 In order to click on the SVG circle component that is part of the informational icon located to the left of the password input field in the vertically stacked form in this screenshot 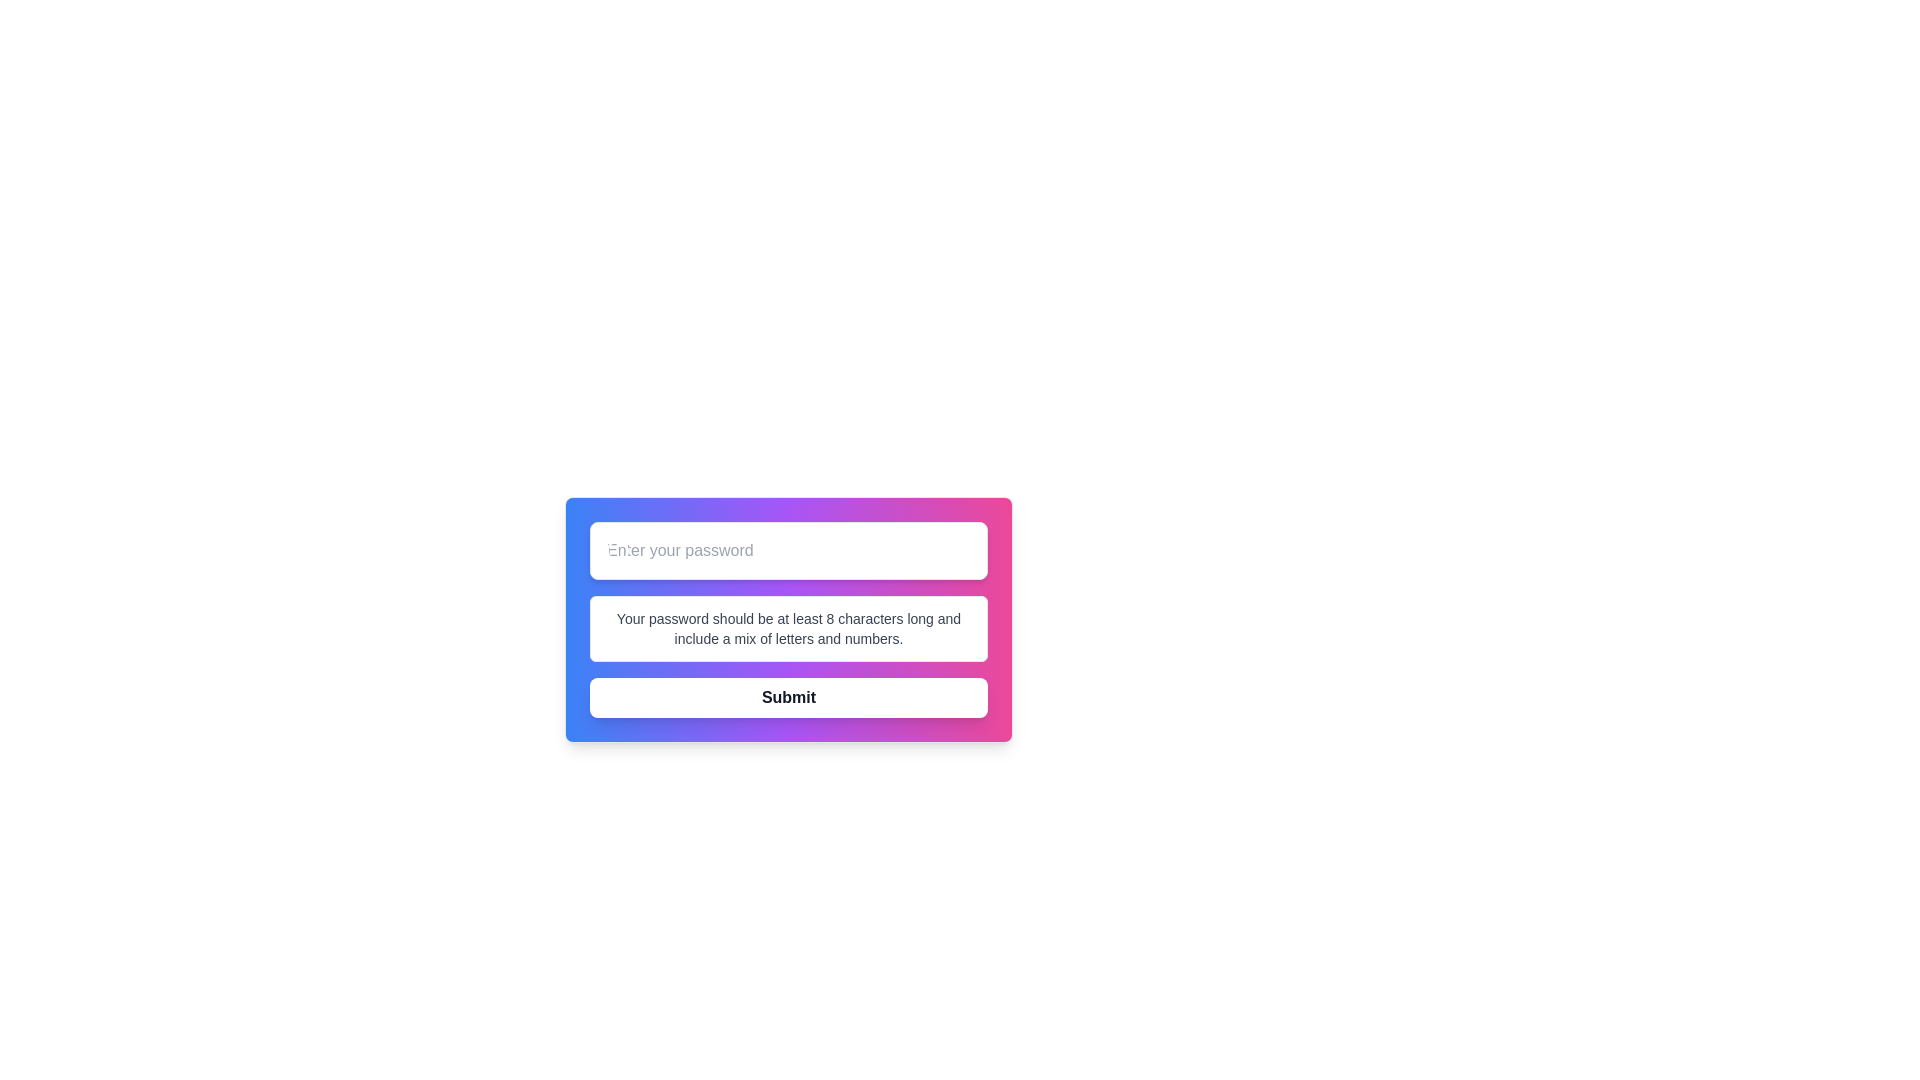, I will do `click(617, 551)`.